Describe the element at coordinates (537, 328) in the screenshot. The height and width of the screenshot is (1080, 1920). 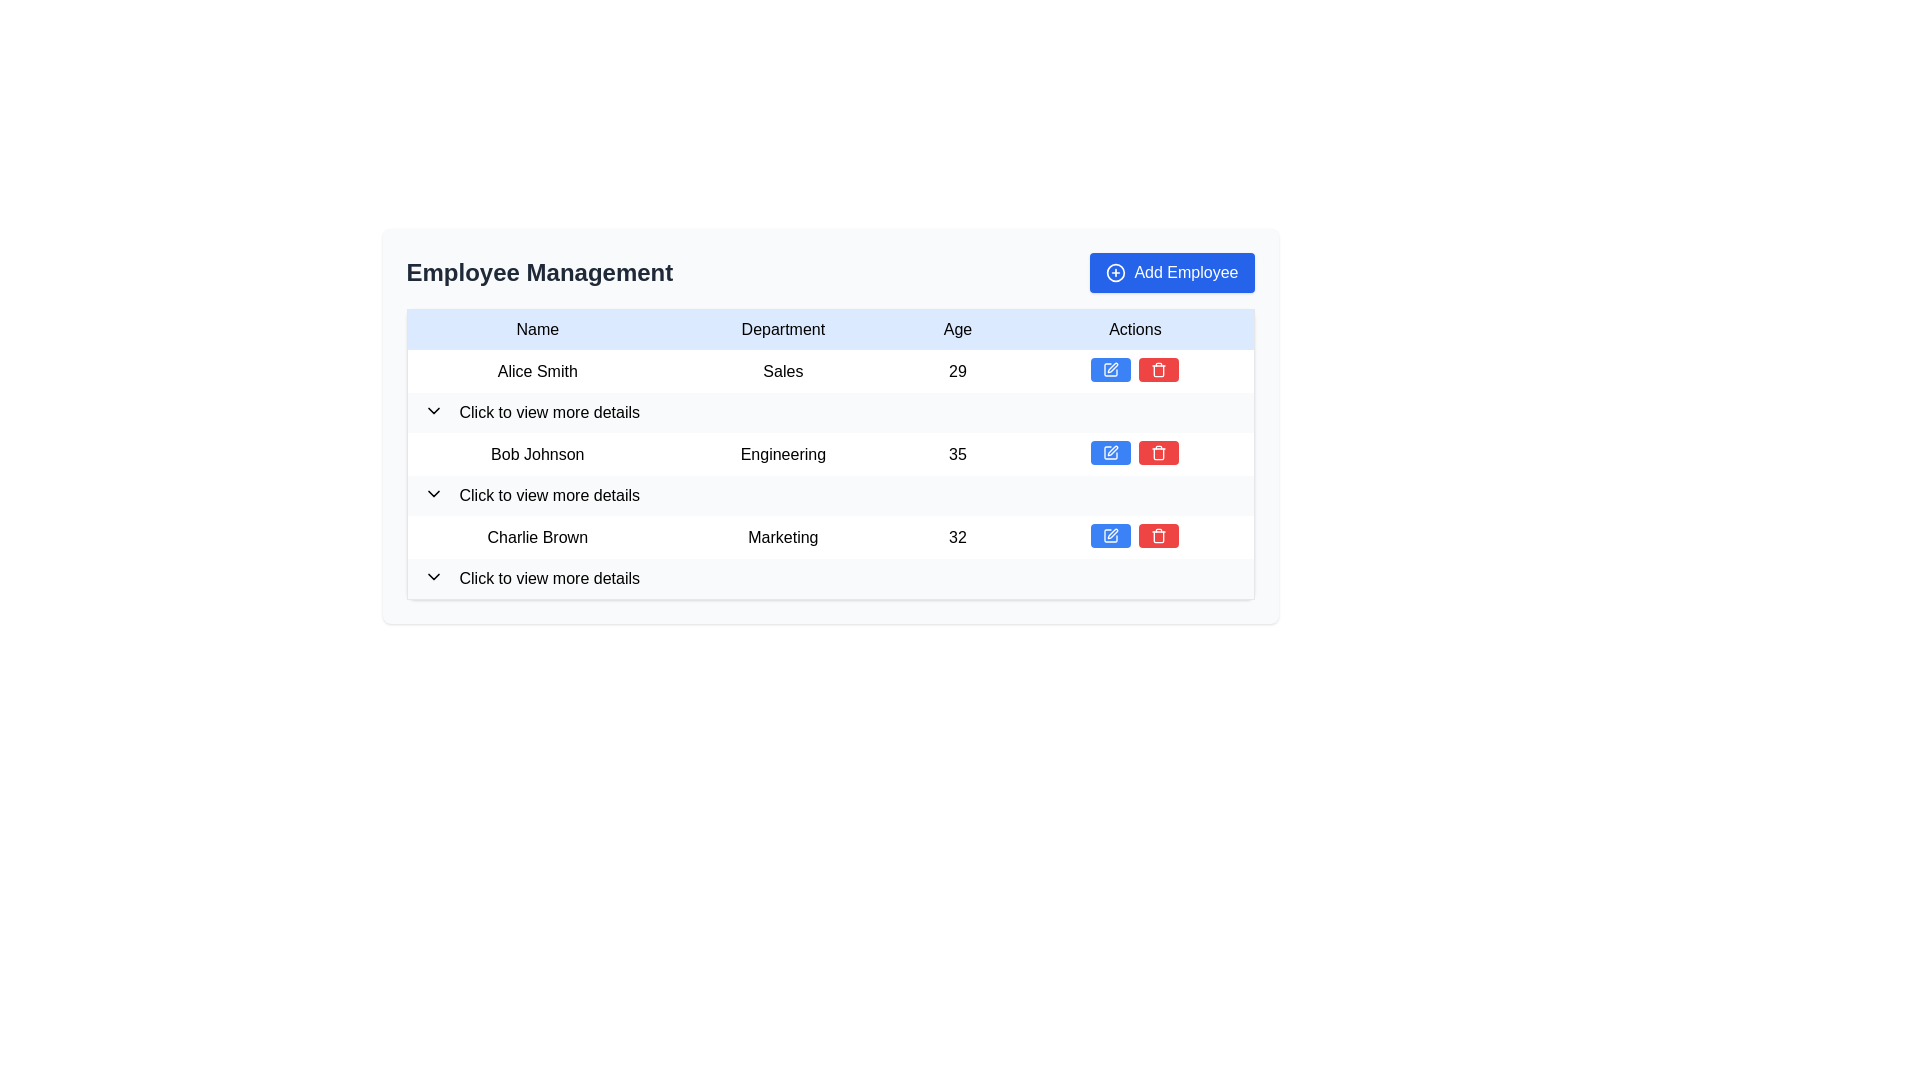
I see `the static text label displaying 'Name' which is the first header in the table, distinguished by its light blue background and medium font weight` at that location.